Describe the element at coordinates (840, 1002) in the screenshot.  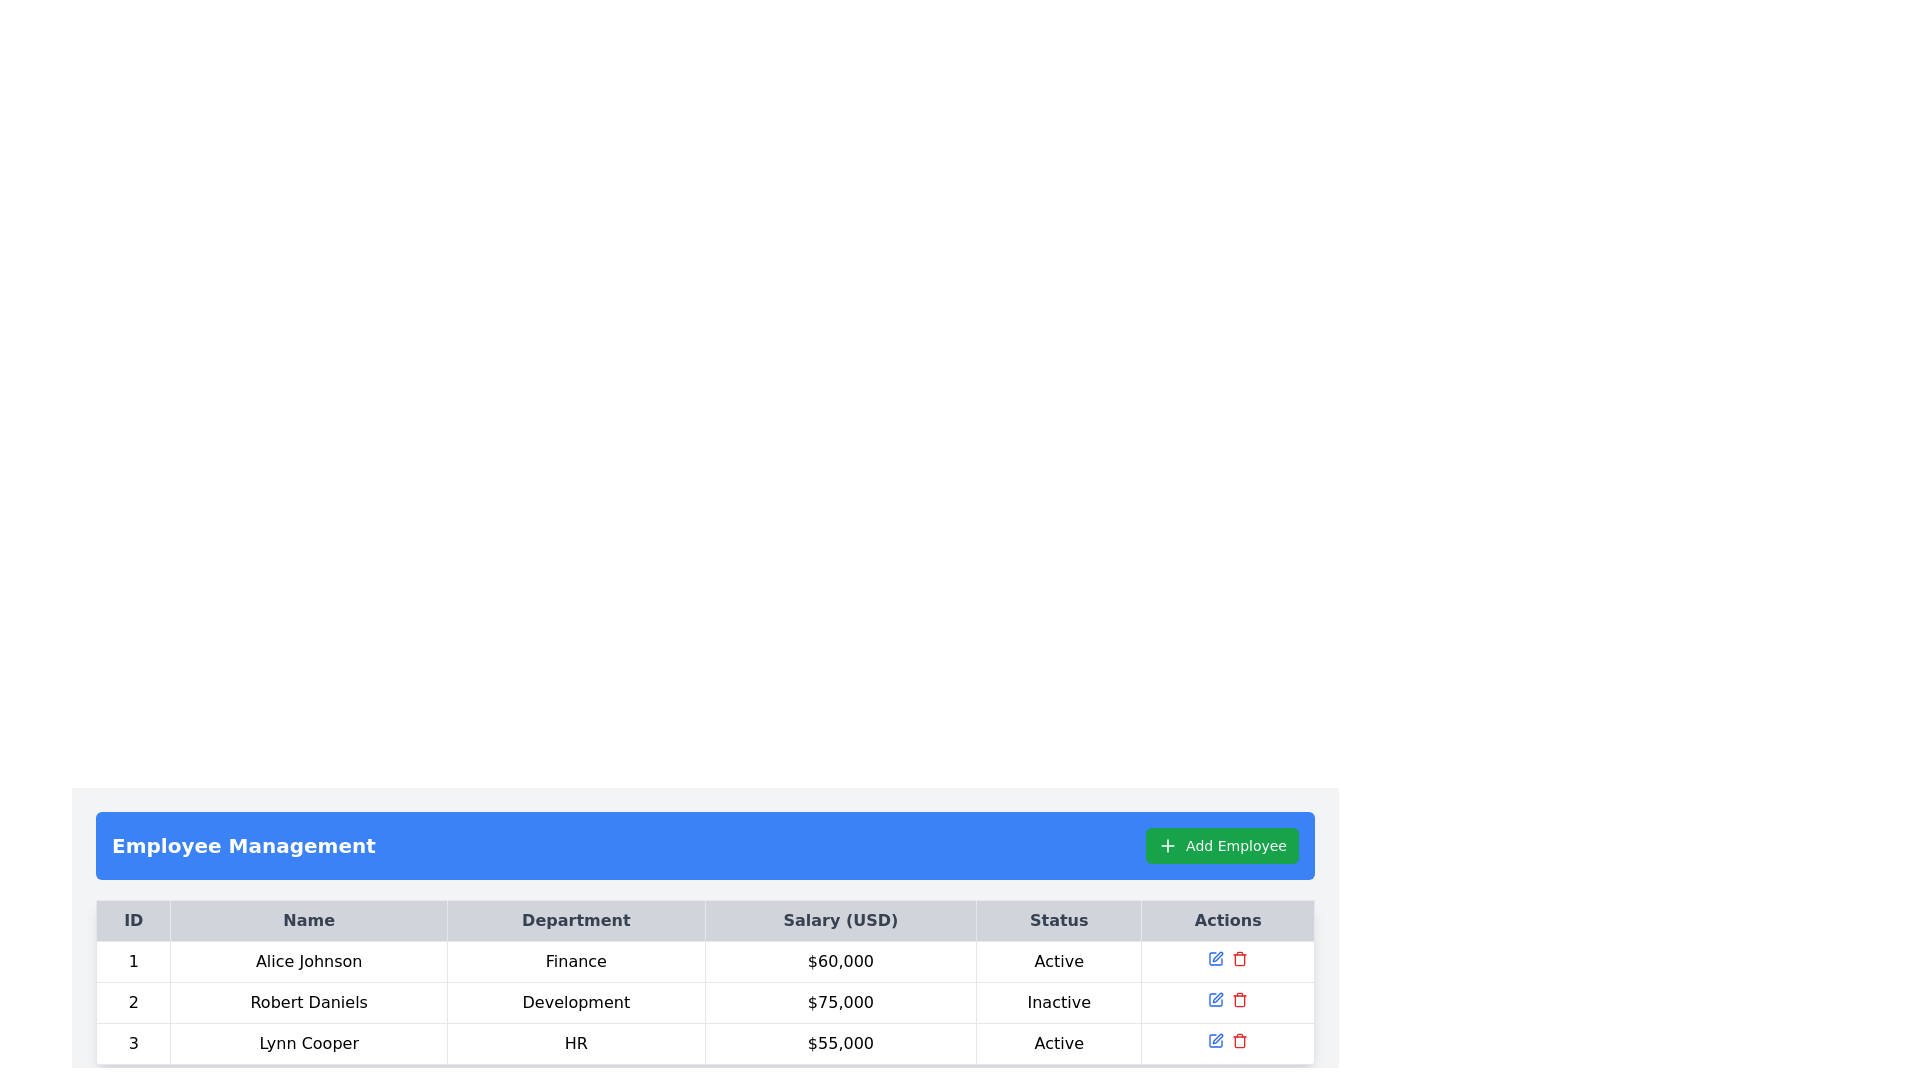
I see `the non-interactive text display showing the salary information for Robert Daniels in the 'Salary (USD)' column of the second row in the table` at that location.